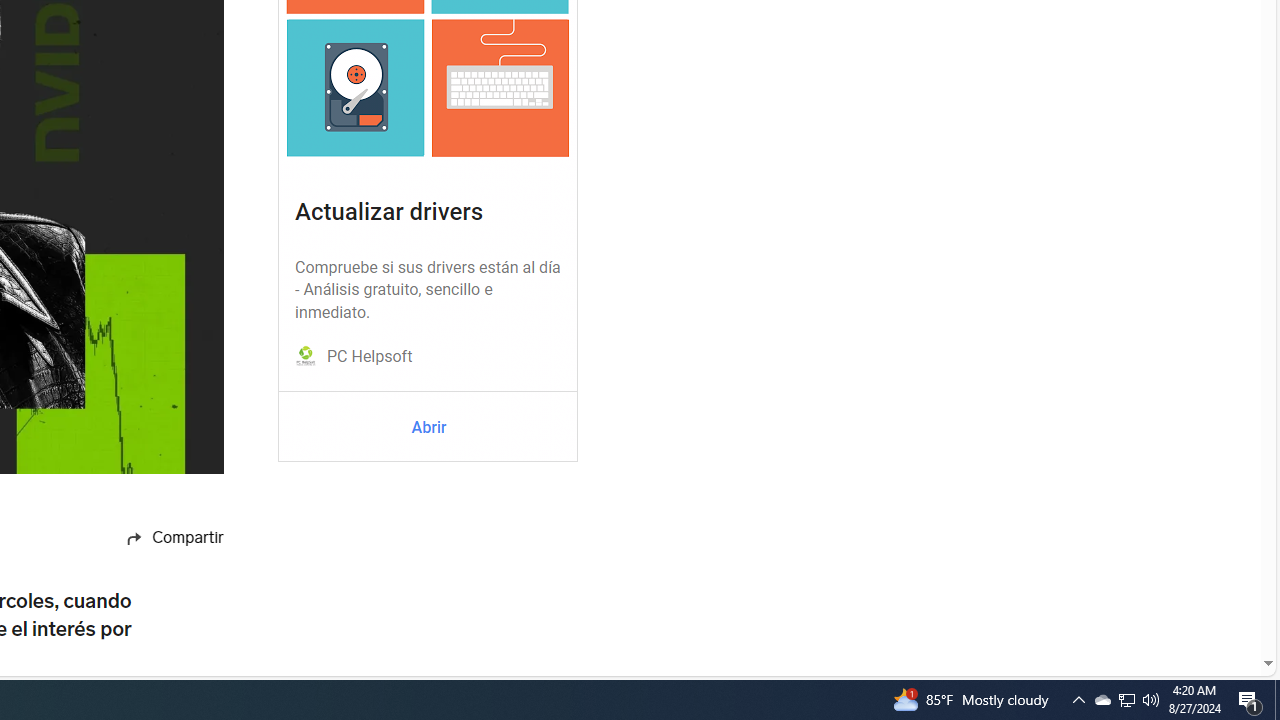 The image size is (1280, 720). Describe the element at coordinates (369, 356) in the screenshot. I see `'PC Helpsoft'` at that location.